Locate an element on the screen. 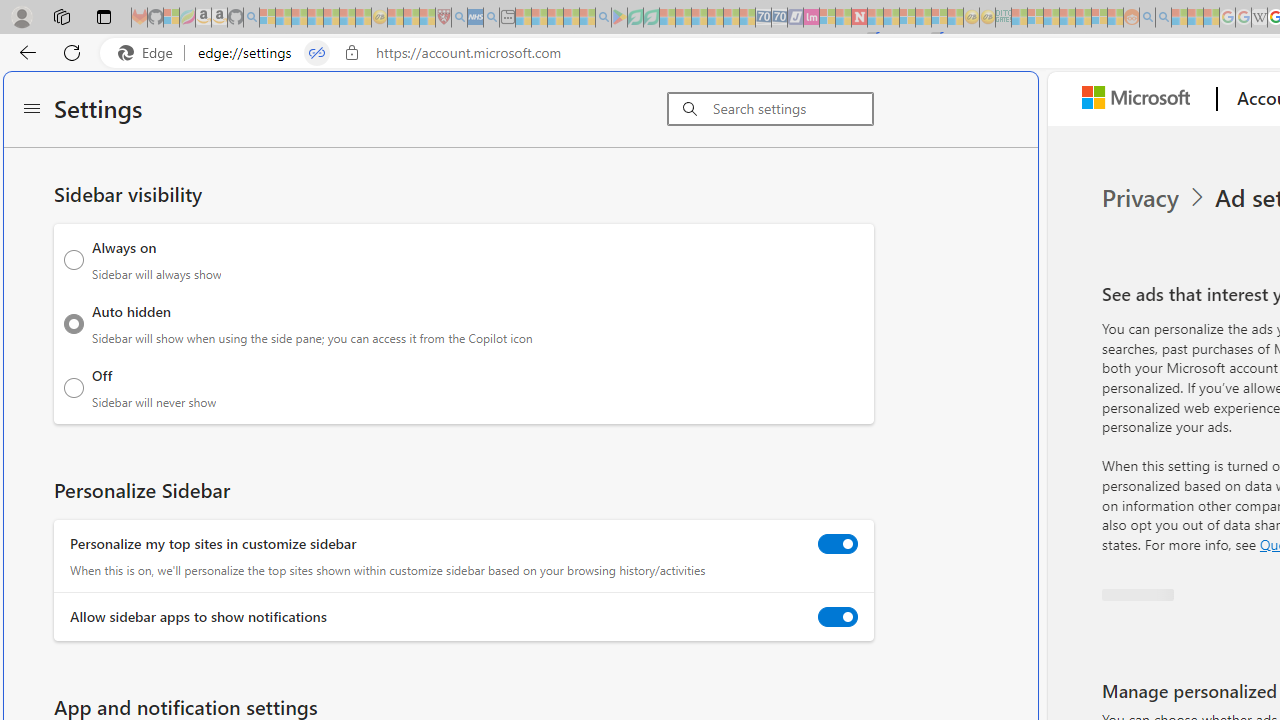  'Always on Sidebar will always show' is located at coordinates (74, 258).